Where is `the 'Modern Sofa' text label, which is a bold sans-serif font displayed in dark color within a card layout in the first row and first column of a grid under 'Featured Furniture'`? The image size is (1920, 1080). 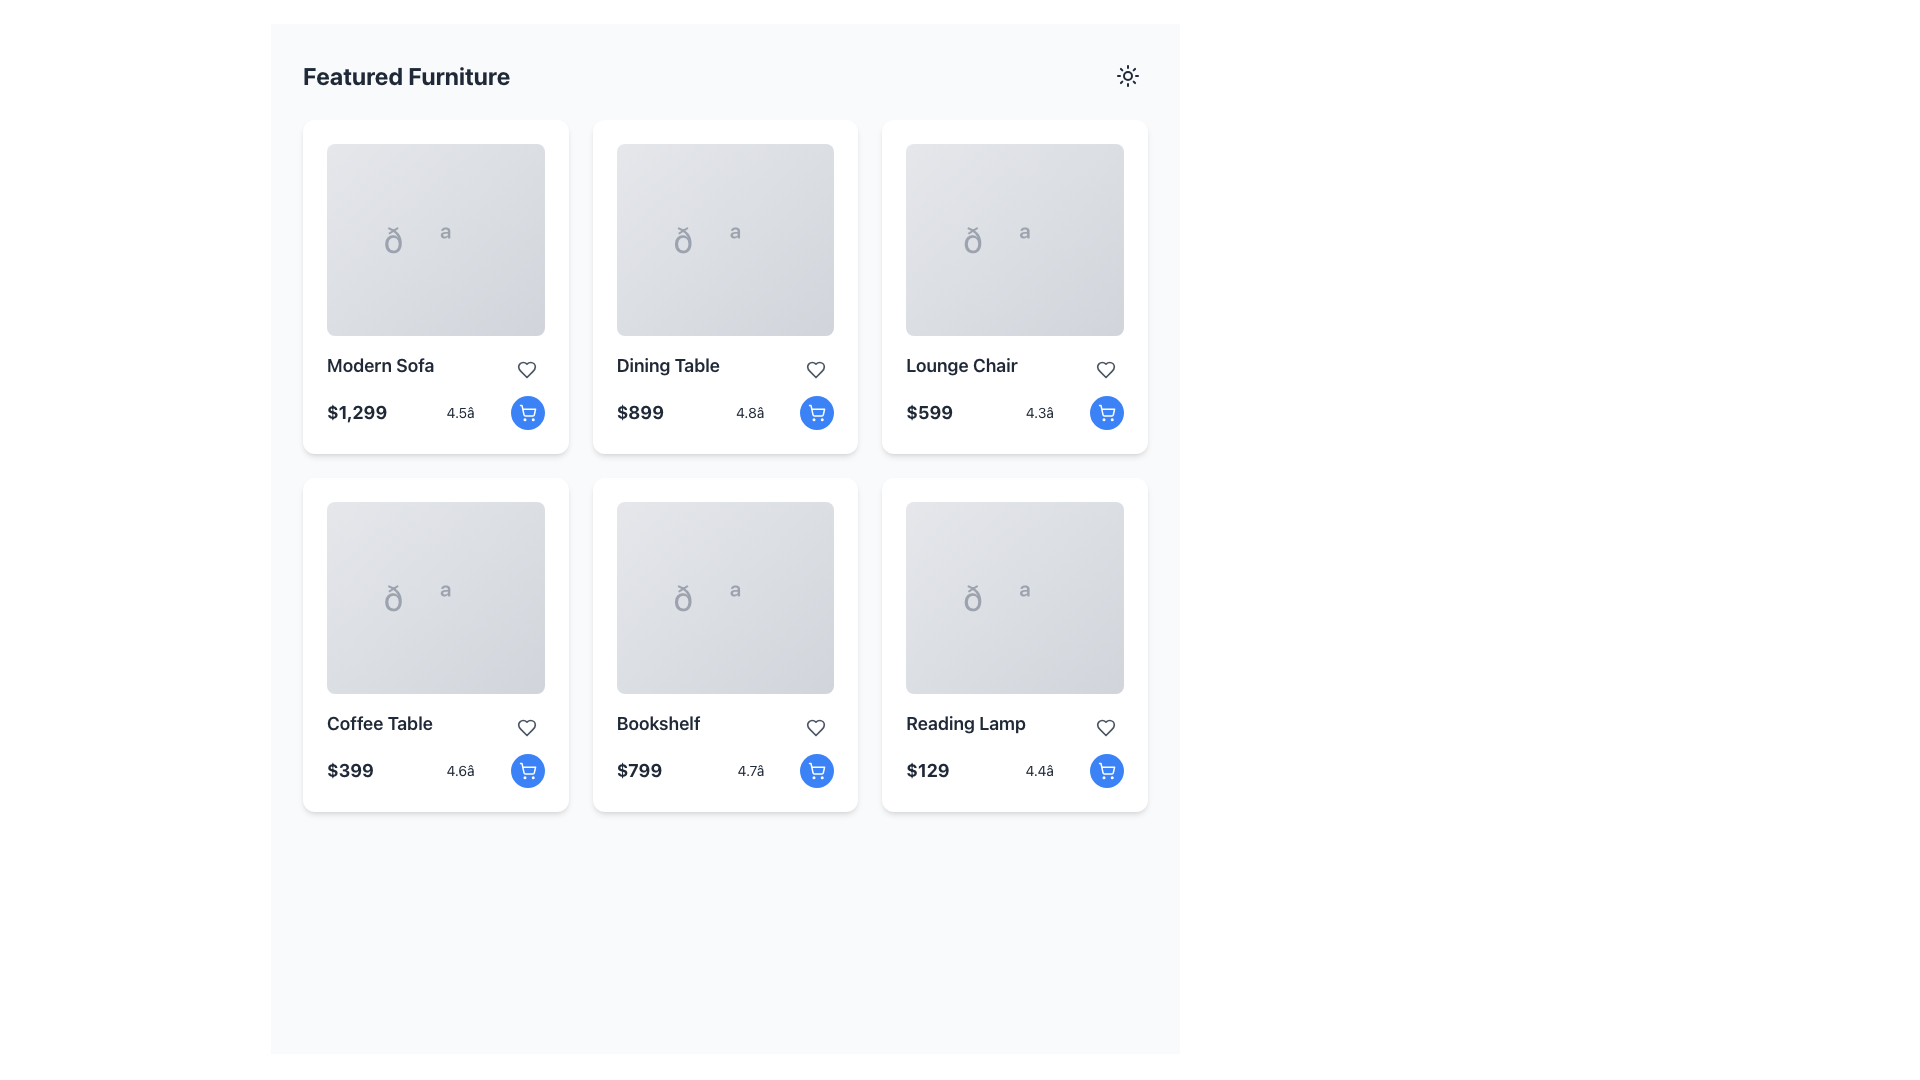
the 'Modern Sofa' text label, which is a bold sans-serif font displayed in dark color within a card layout in the first row and first column of a grid under 'Featured Furniture' is located at coordinates (380, 366).